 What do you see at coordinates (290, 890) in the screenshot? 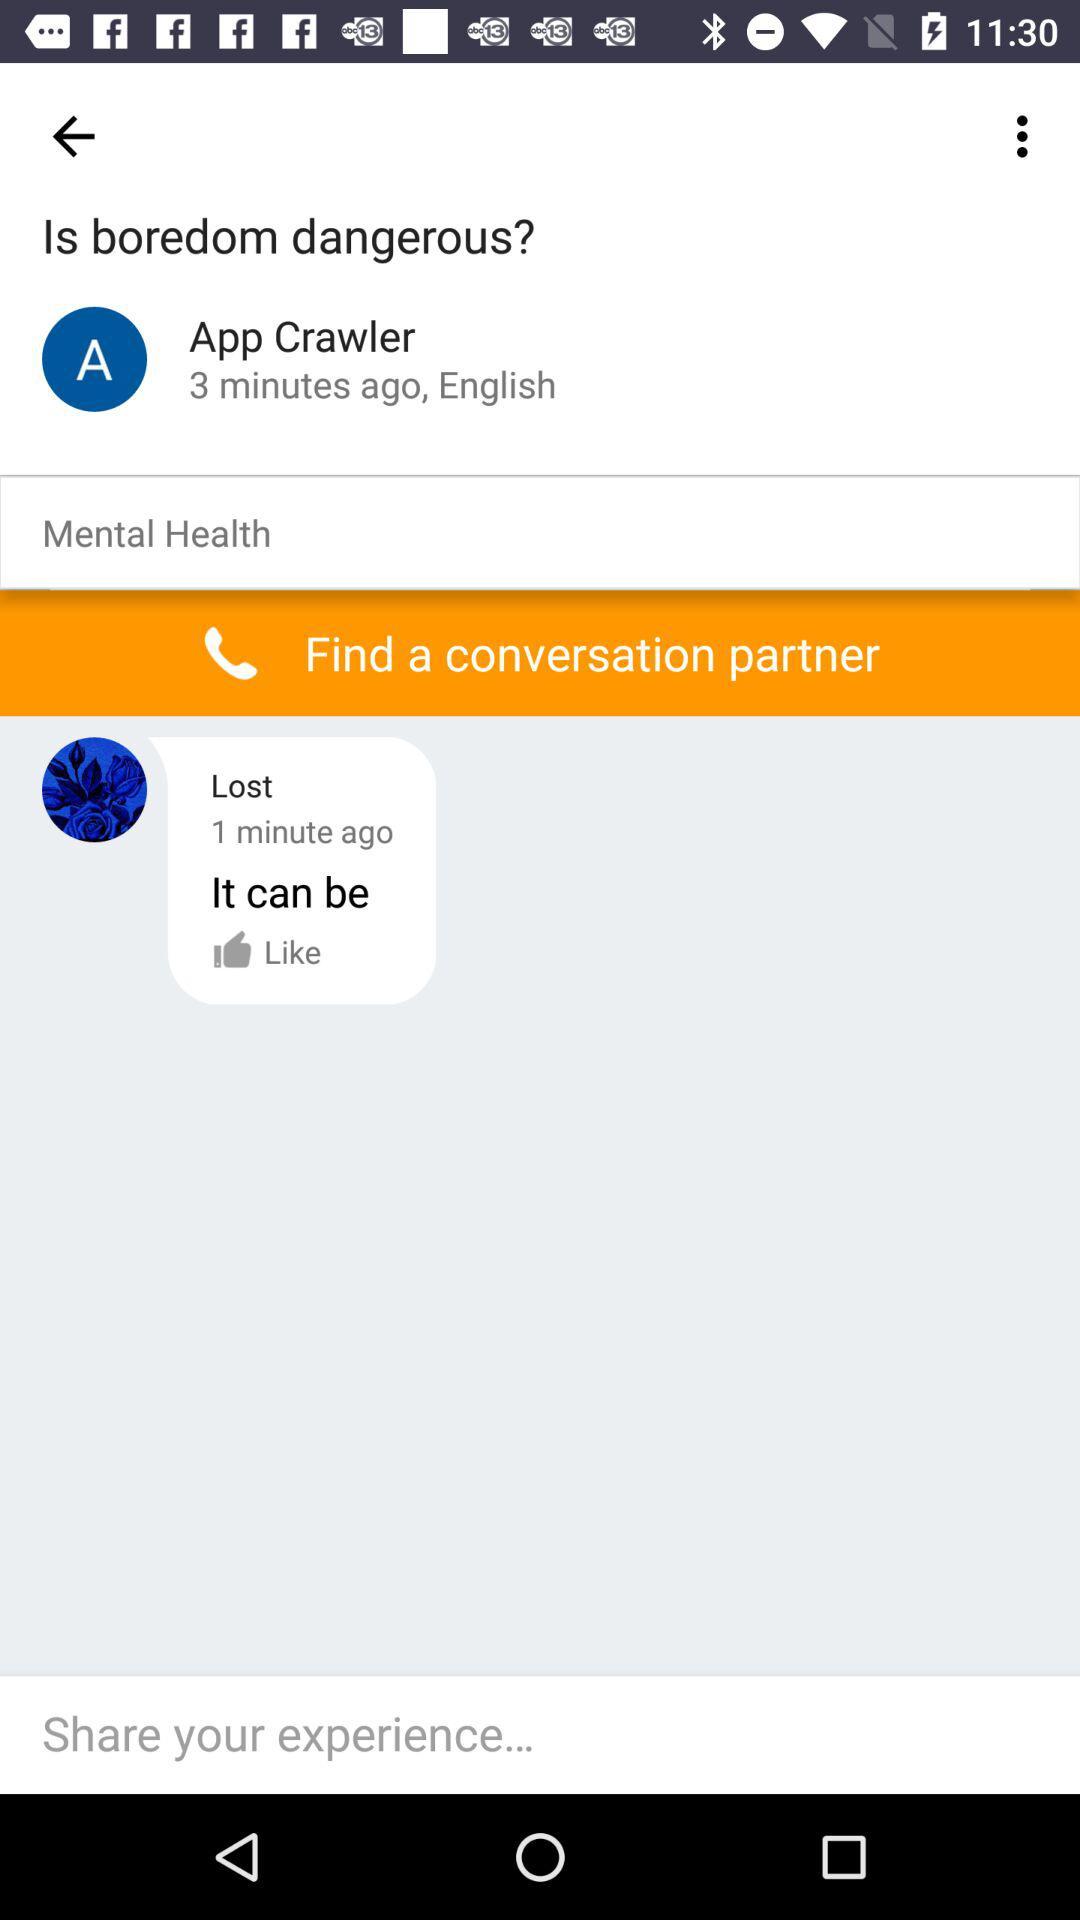
I see `the it can be icon` at bounding box center [290, 890].